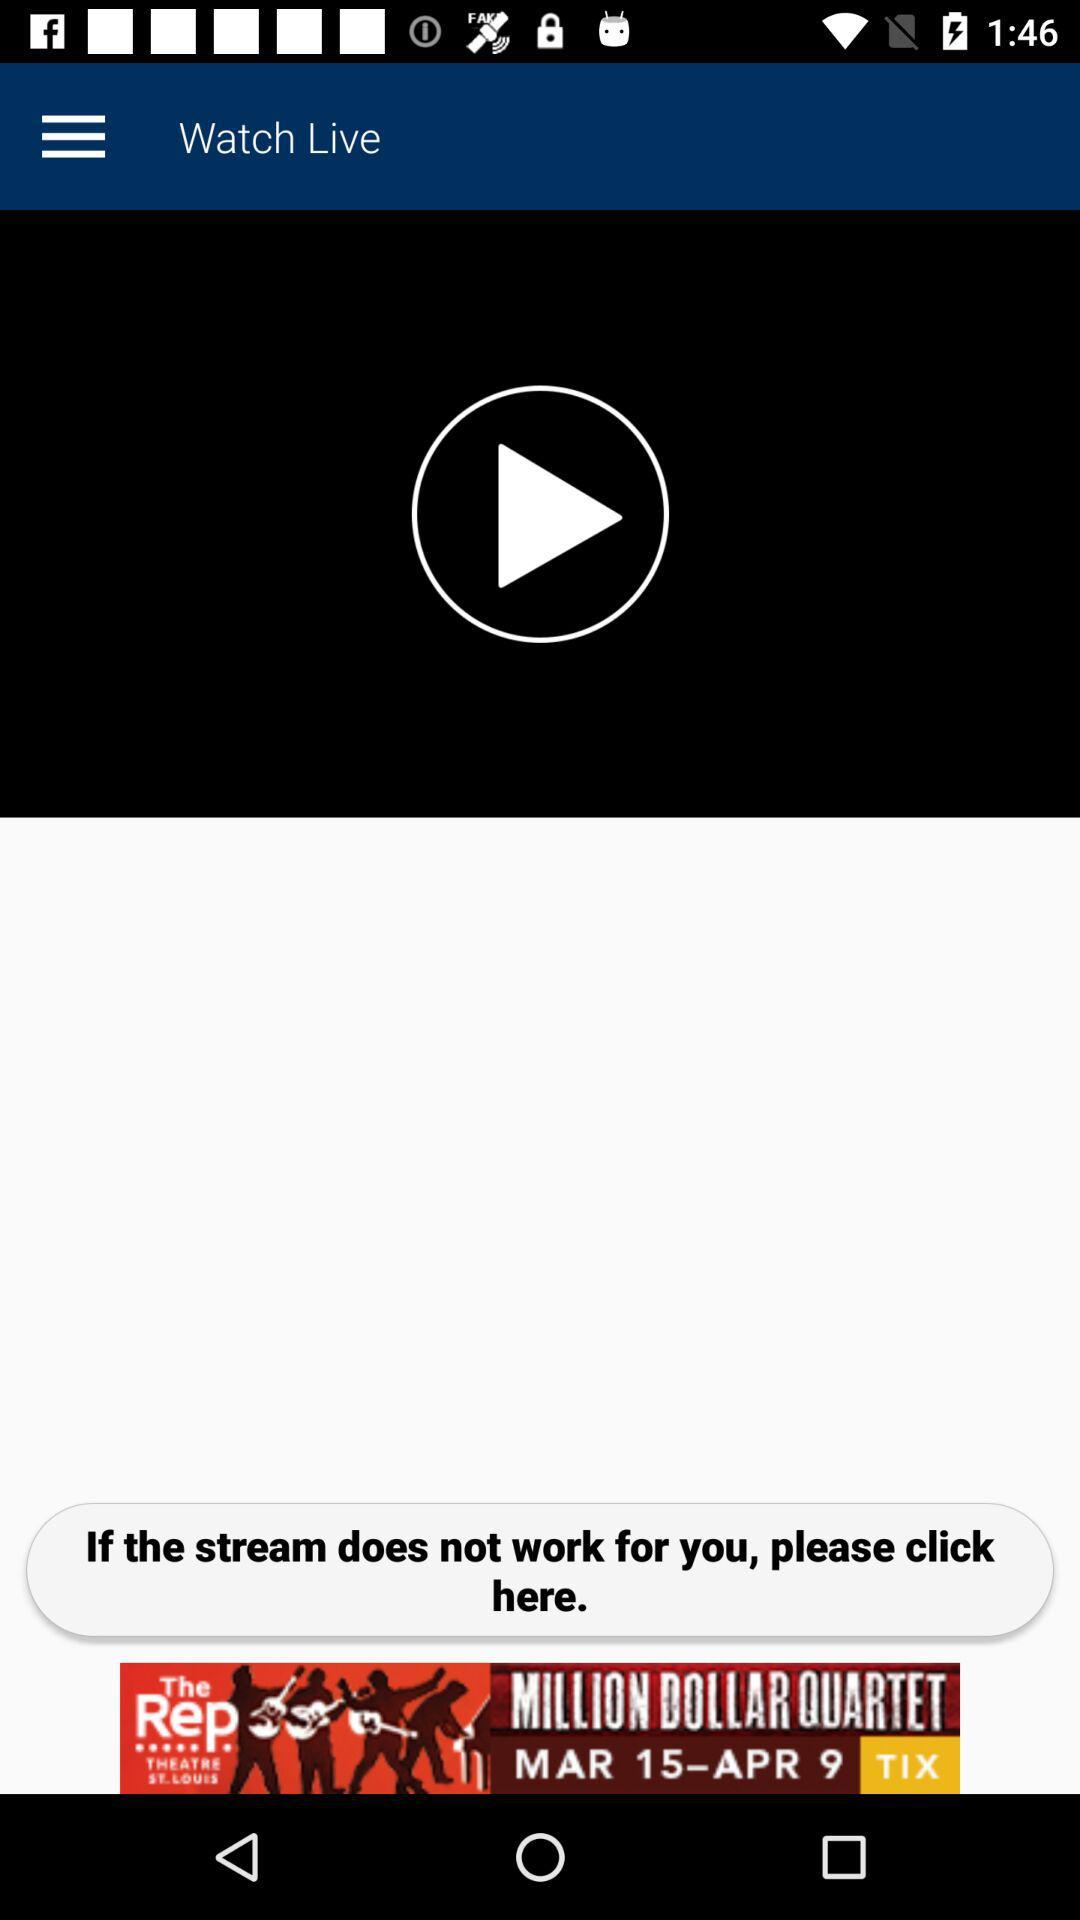 The width and height of the screenshot is (1080, 1920). I want to click on great way to now world and local news, so click(540, 513).